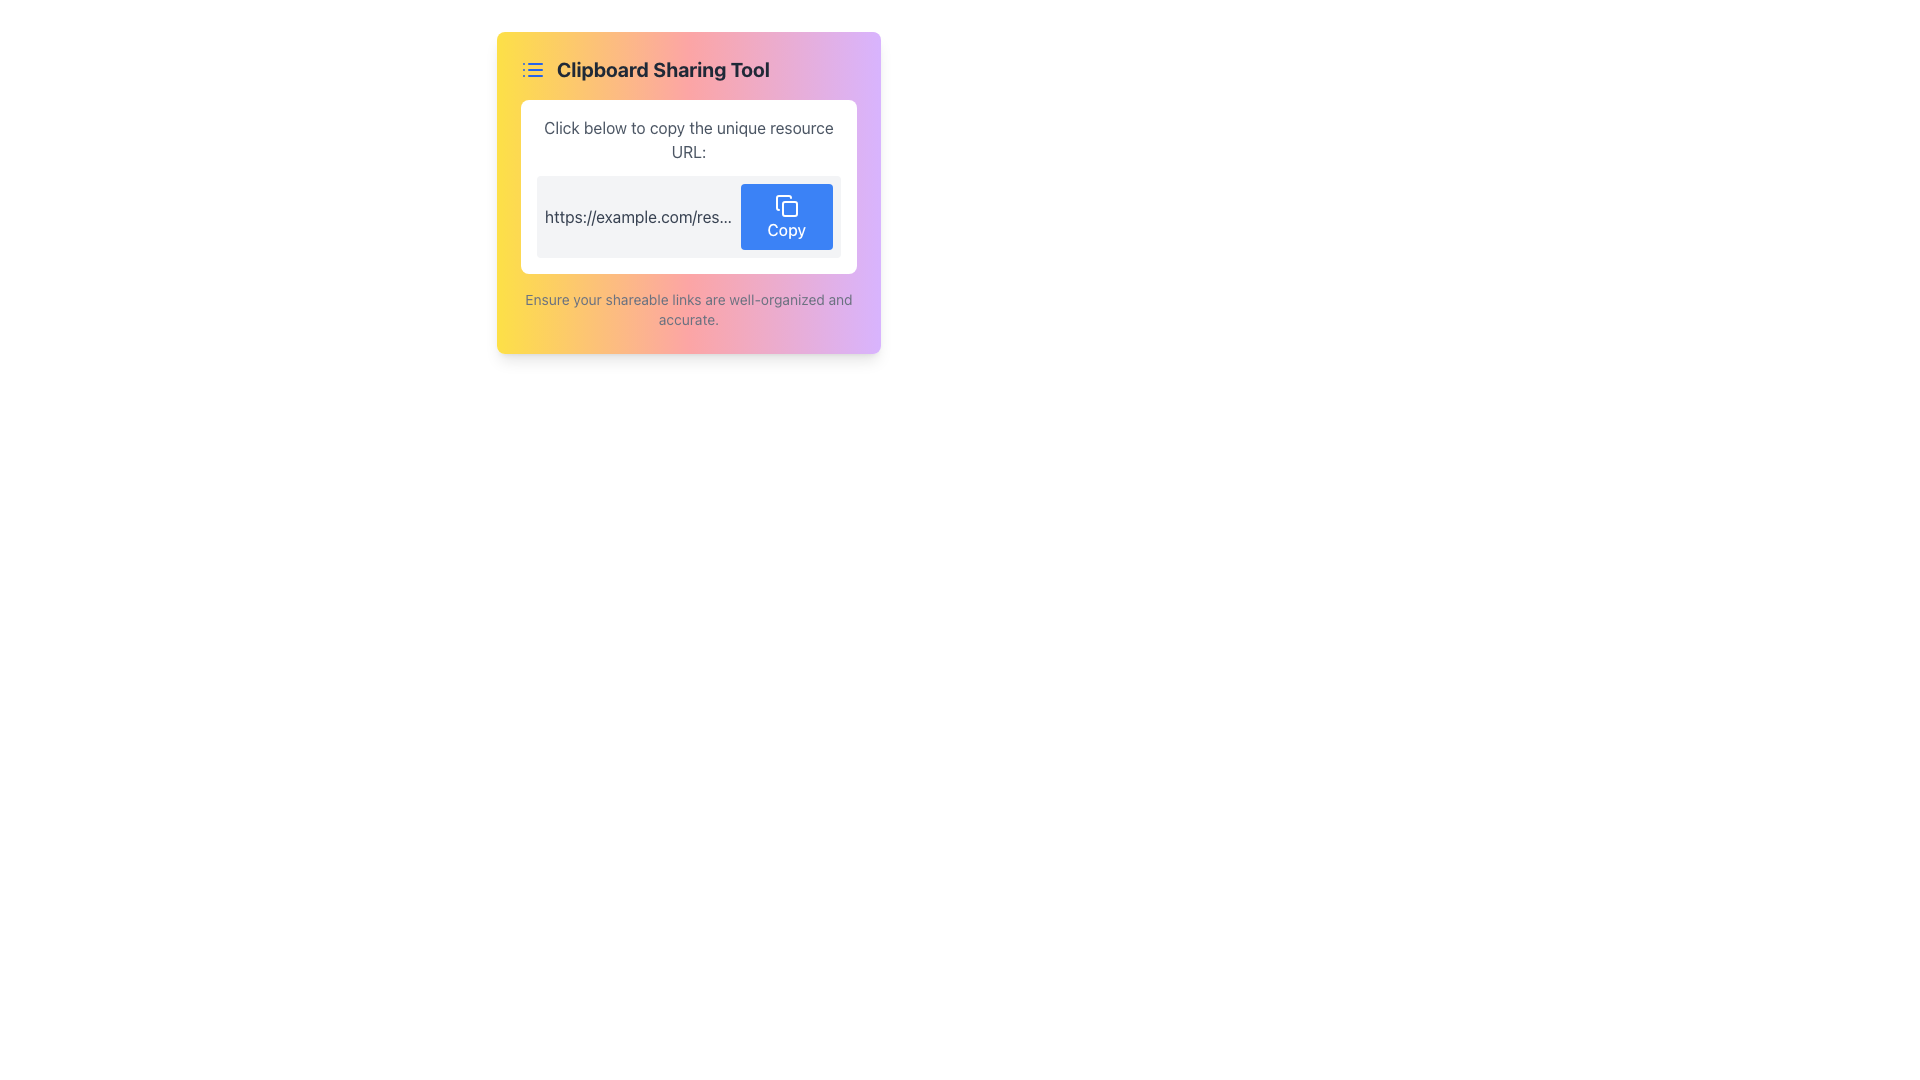  Describe the element at coordinates (785, 216) in the screenshot. I see `the blue 'Copy' button with white text and an icon of overlapping rectangles to copy the URL located on the right side of the URL text 'https://example.com/resource'` at that location.